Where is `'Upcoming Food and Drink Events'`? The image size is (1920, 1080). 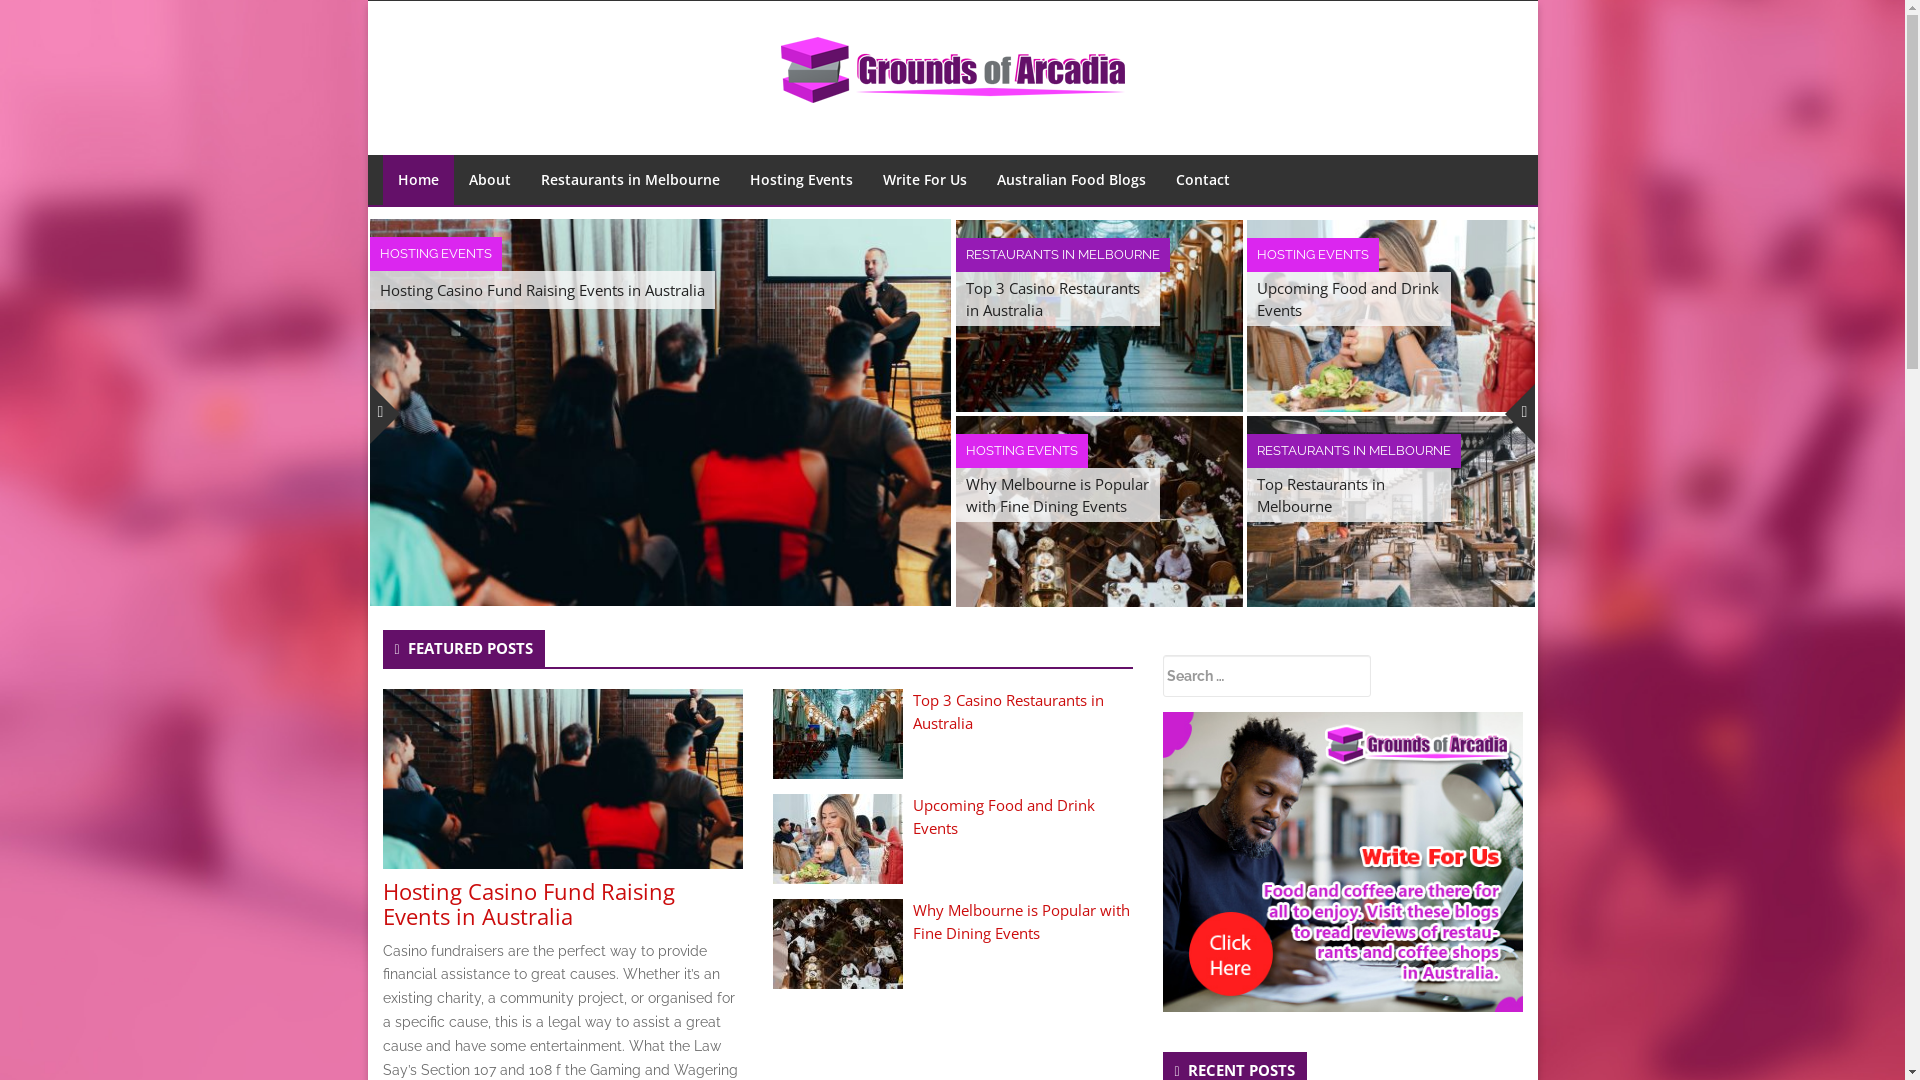
'Upcoming Food and Drink Events' is located at coordinates (1348, 299).